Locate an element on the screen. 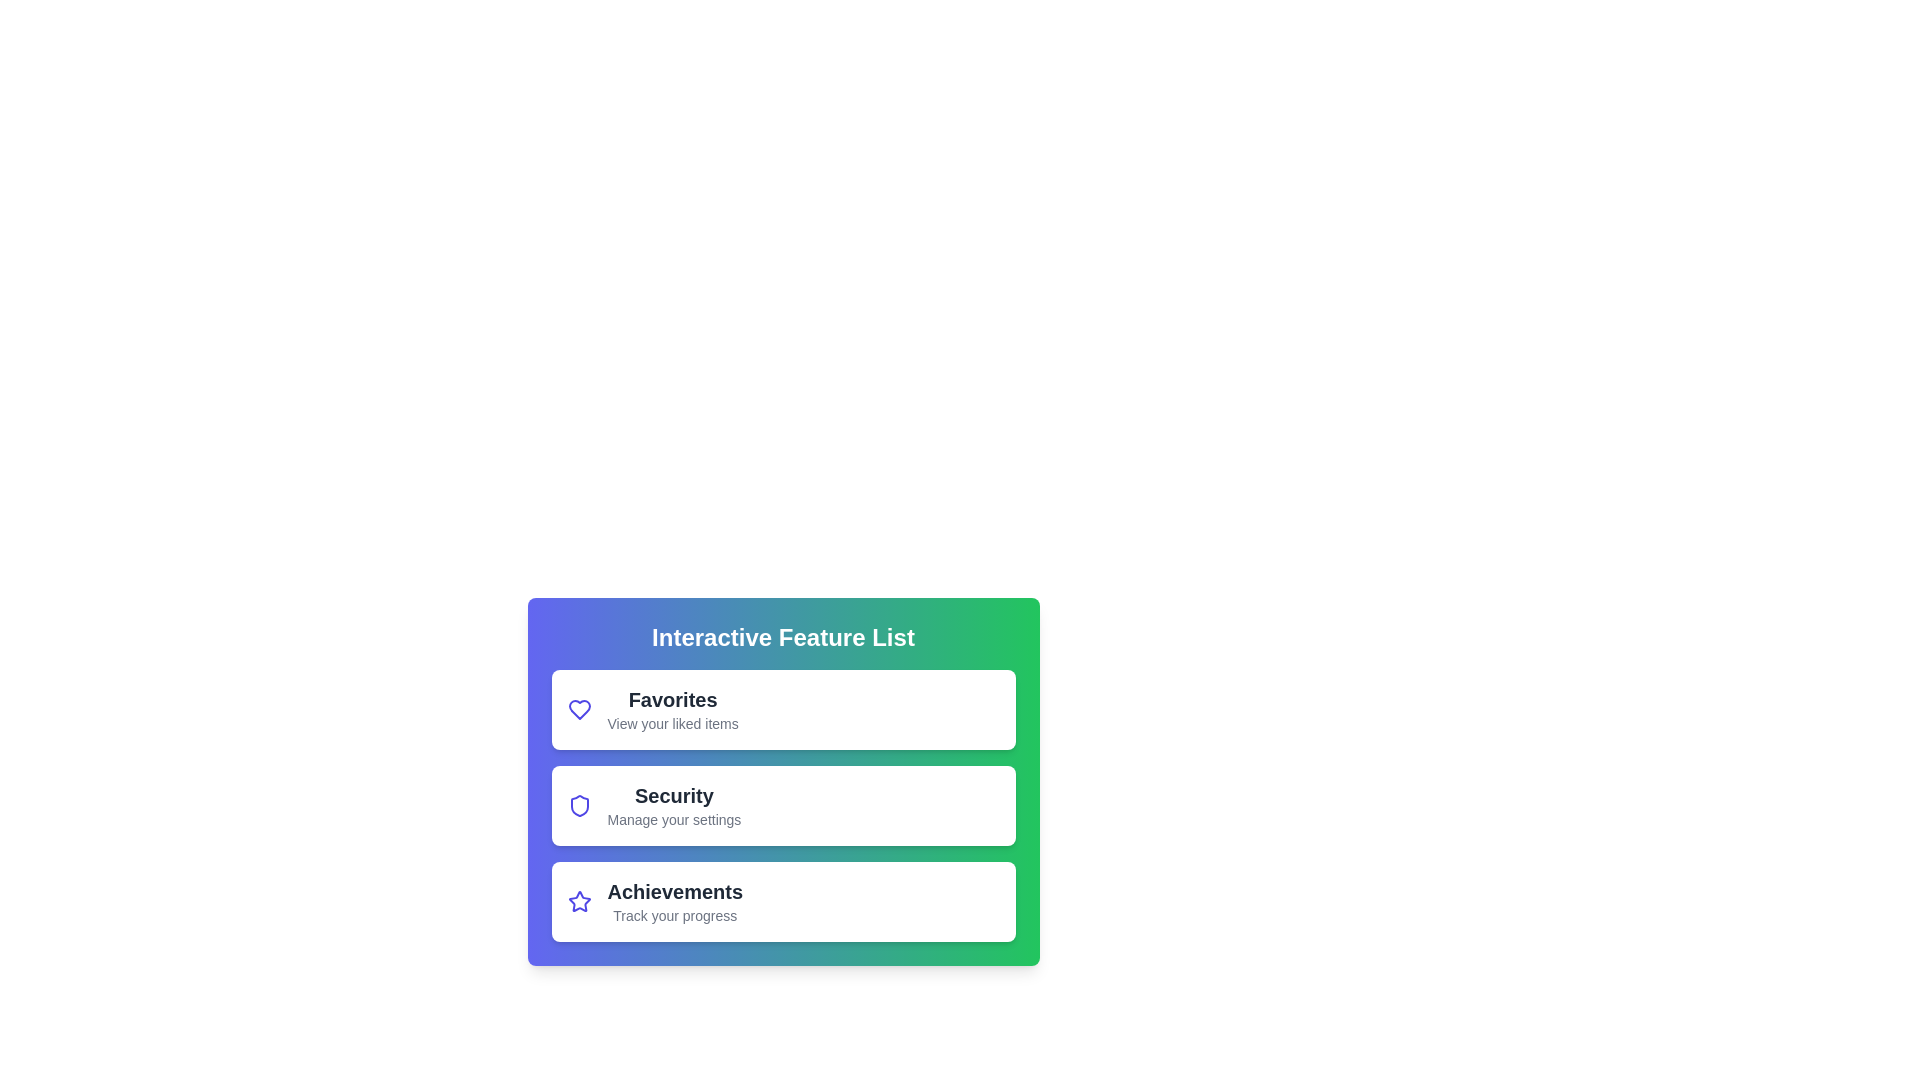 This screenshot has height=1080, width=1920. the feature item Security to observe its hover effect is located at coordinates (782, 805).